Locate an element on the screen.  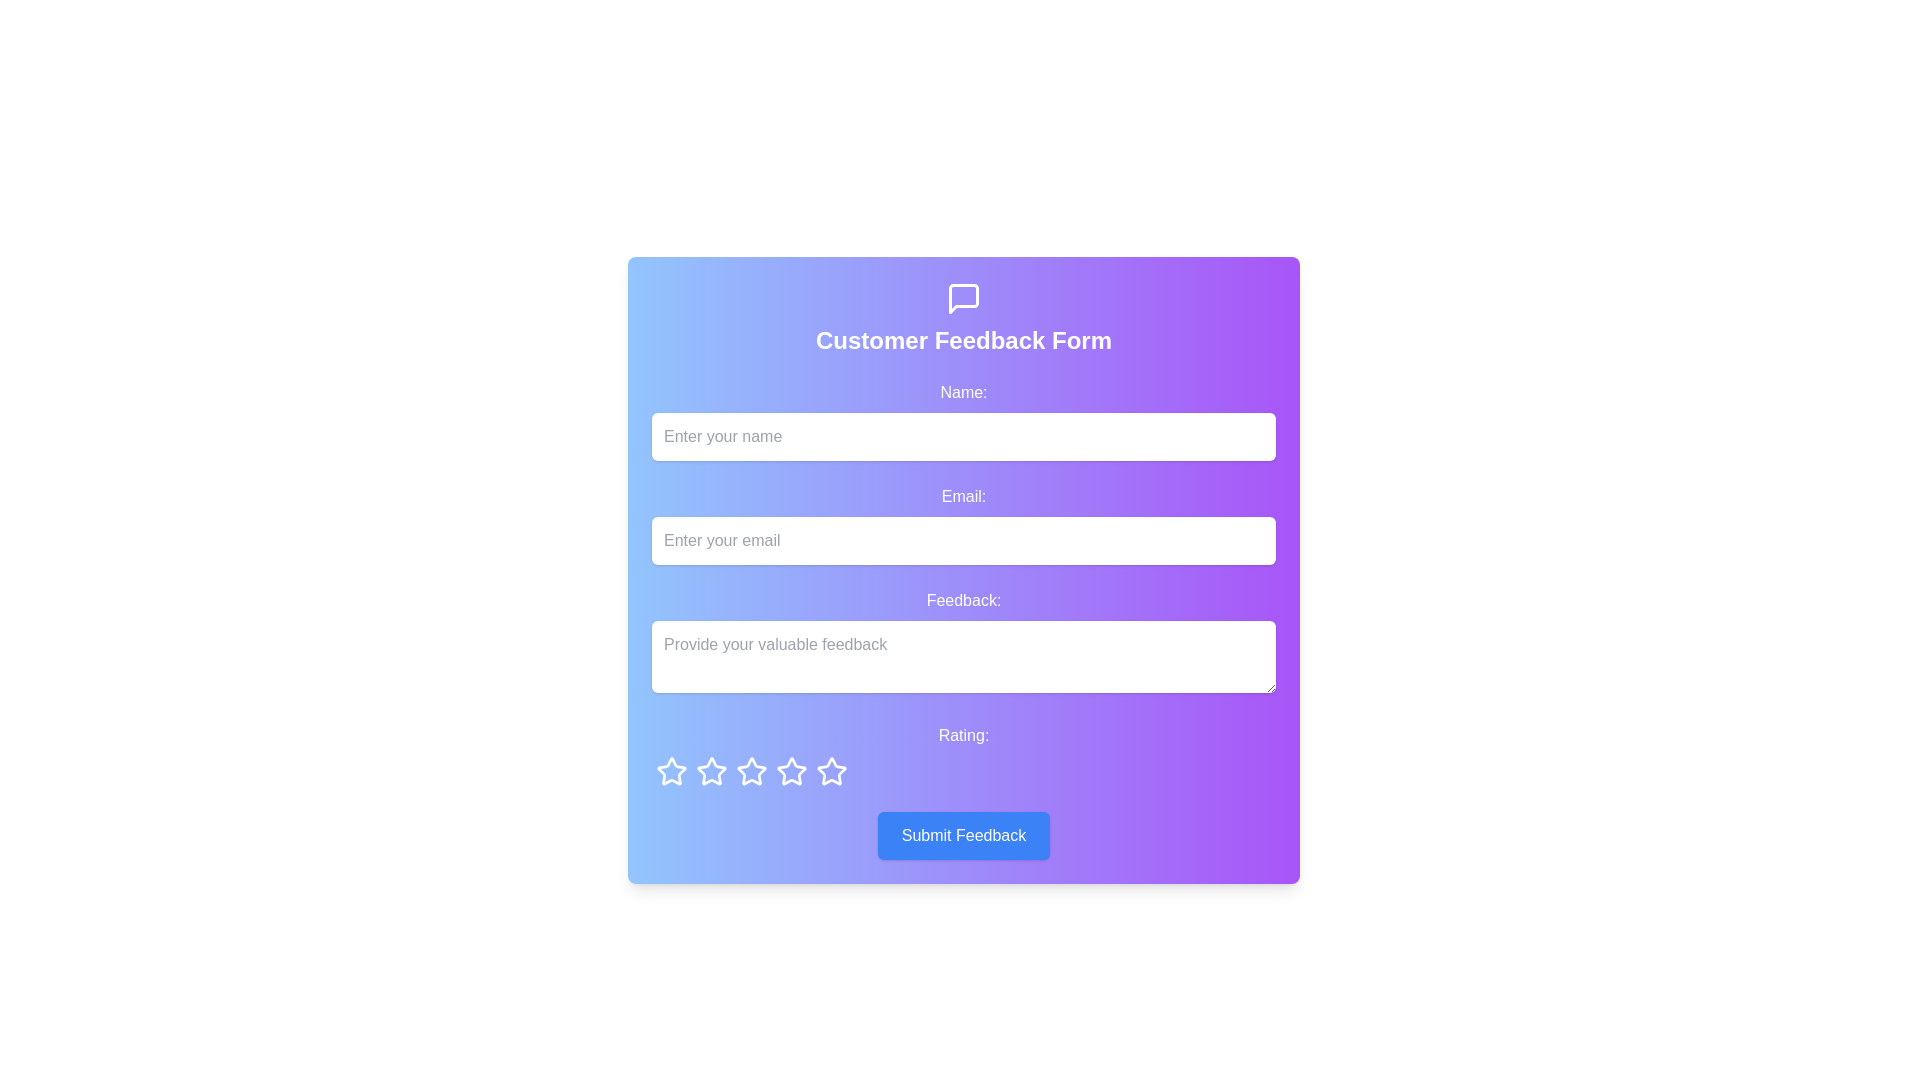
the submit button located centrally at the bottom of the feedback form is located at coordinates (964, 836).